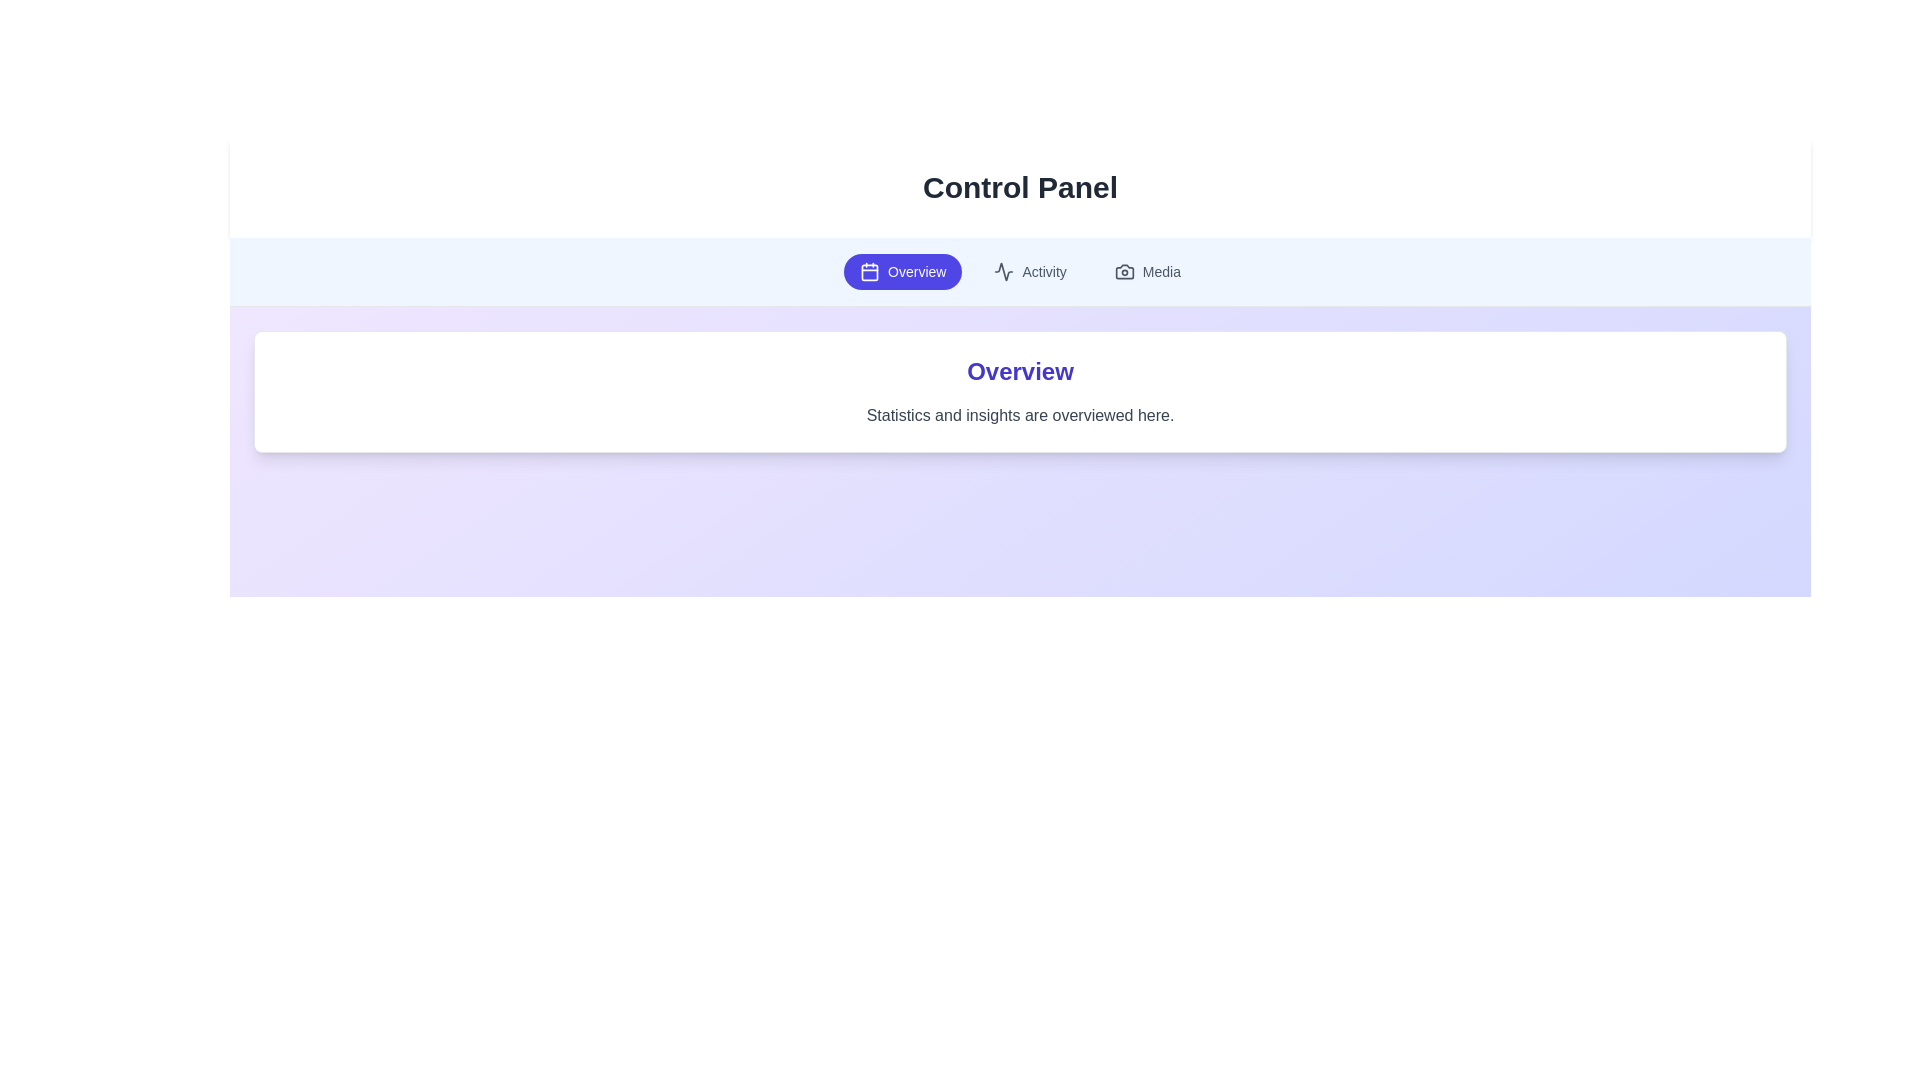 The height and width of the screenshot is (1080, 1920). Describe the element at coordinates (901, 272) in the screenshot. I see `the first button in the horizontal row located just below the 'Control Panel' title` at that location.